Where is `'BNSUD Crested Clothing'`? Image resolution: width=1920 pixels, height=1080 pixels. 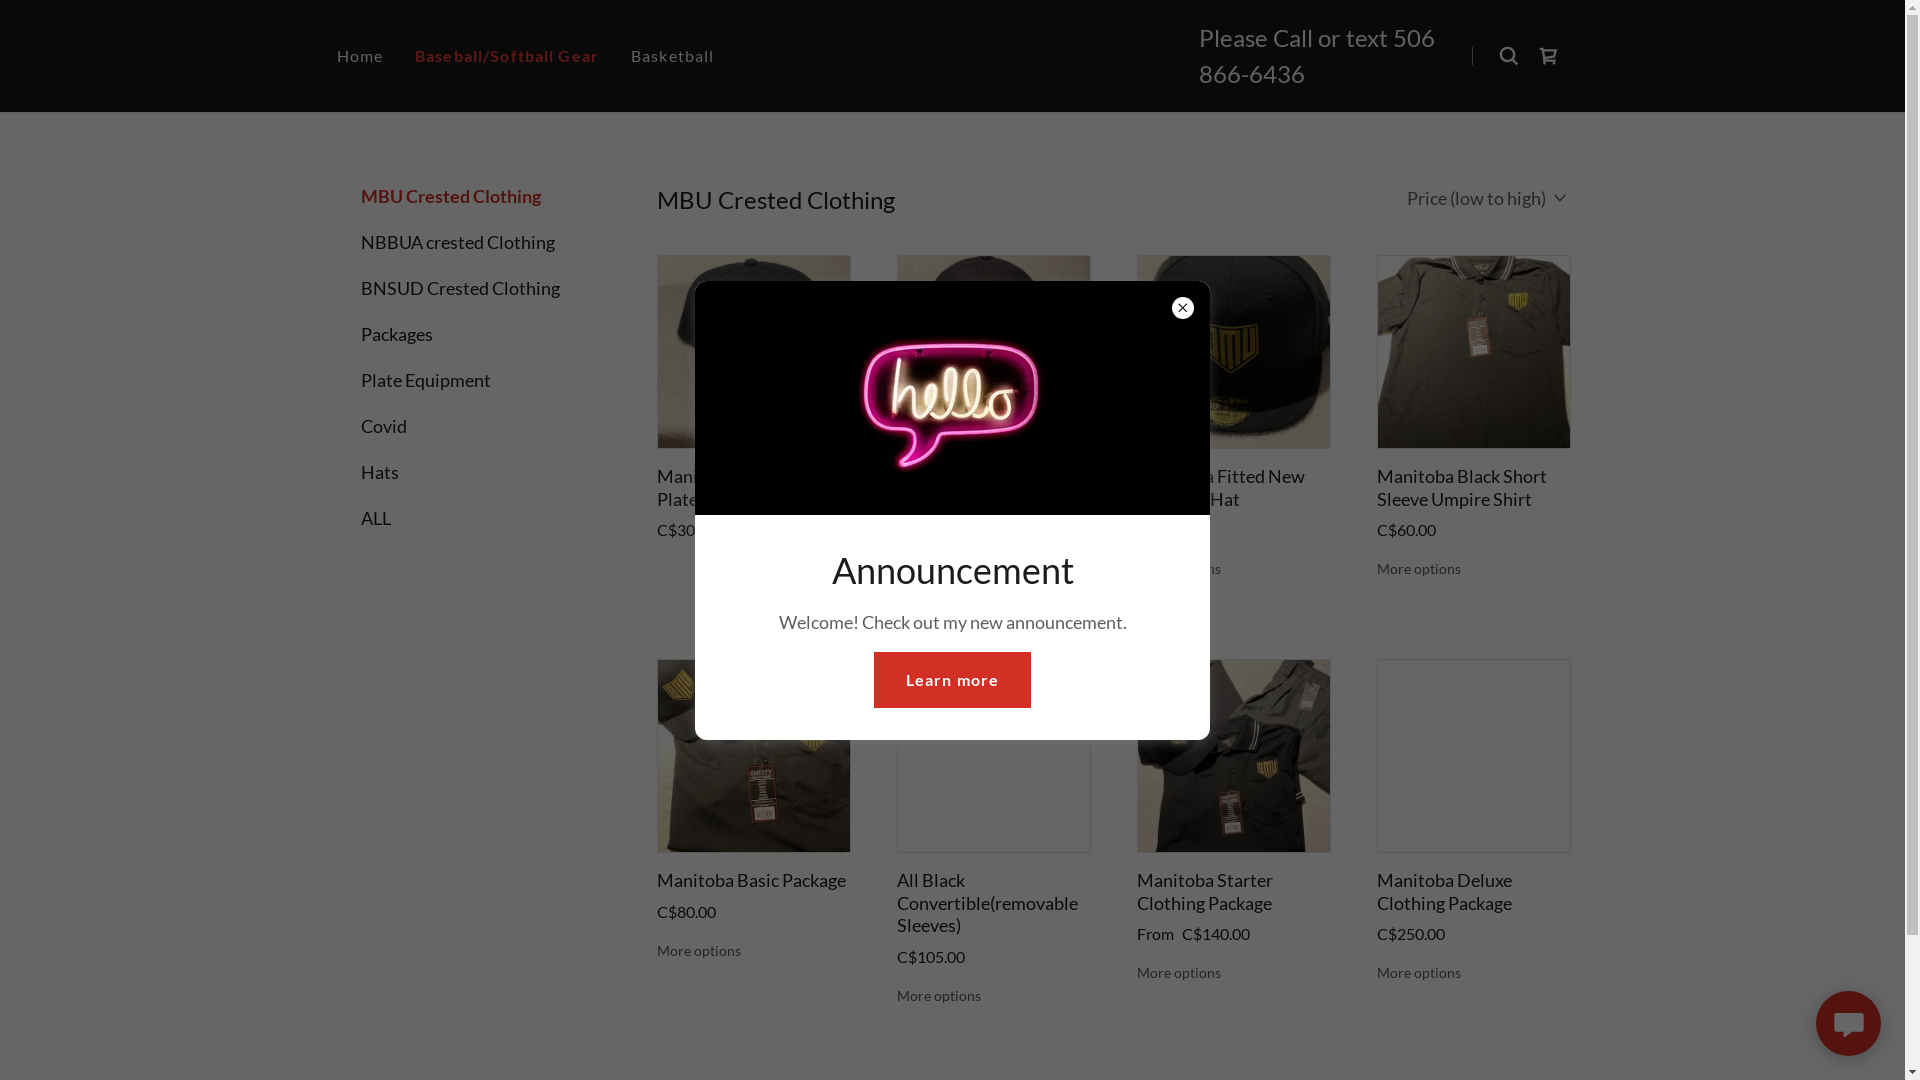
'BNSUD Crested Clothing' is located at coordinates (360, 288).